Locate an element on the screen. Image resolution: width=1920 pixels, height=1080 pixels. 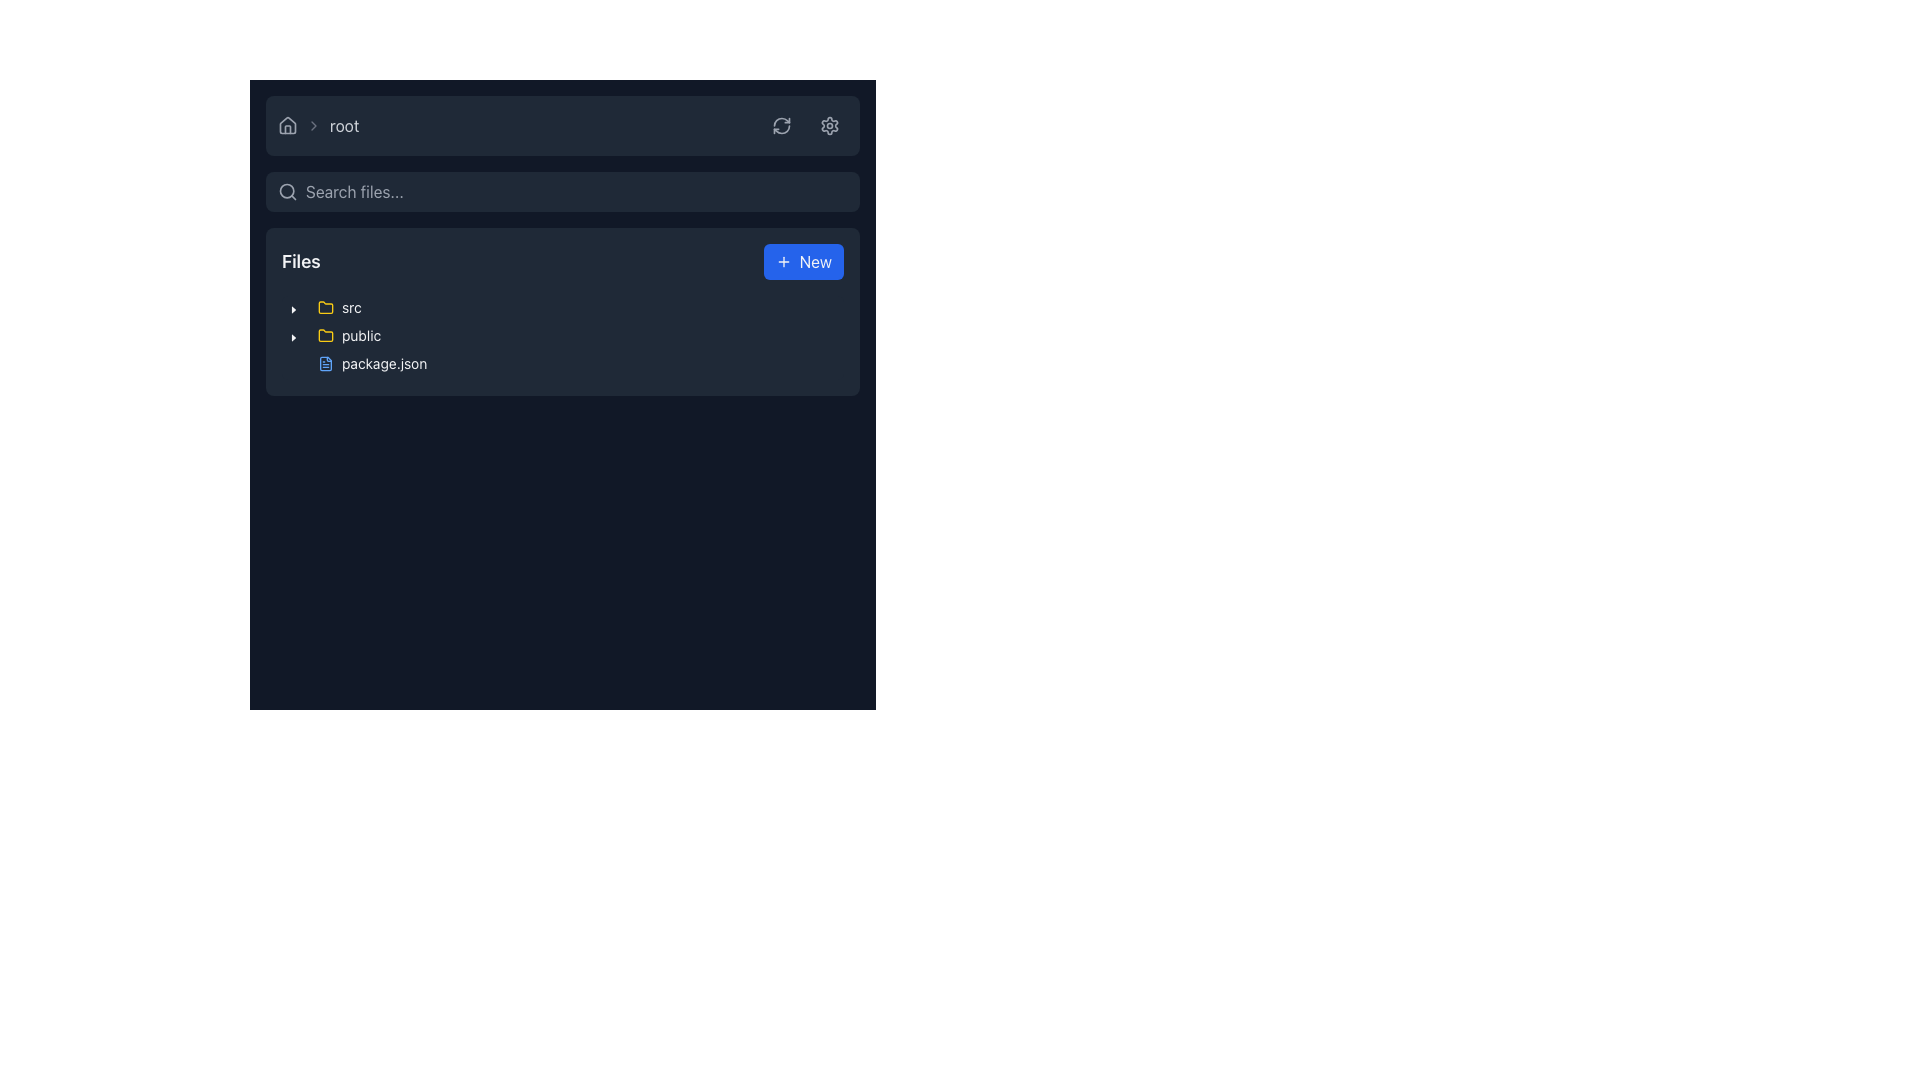
the Toggle button adjacent to the 'src' label is located at coordinates (292, 308).